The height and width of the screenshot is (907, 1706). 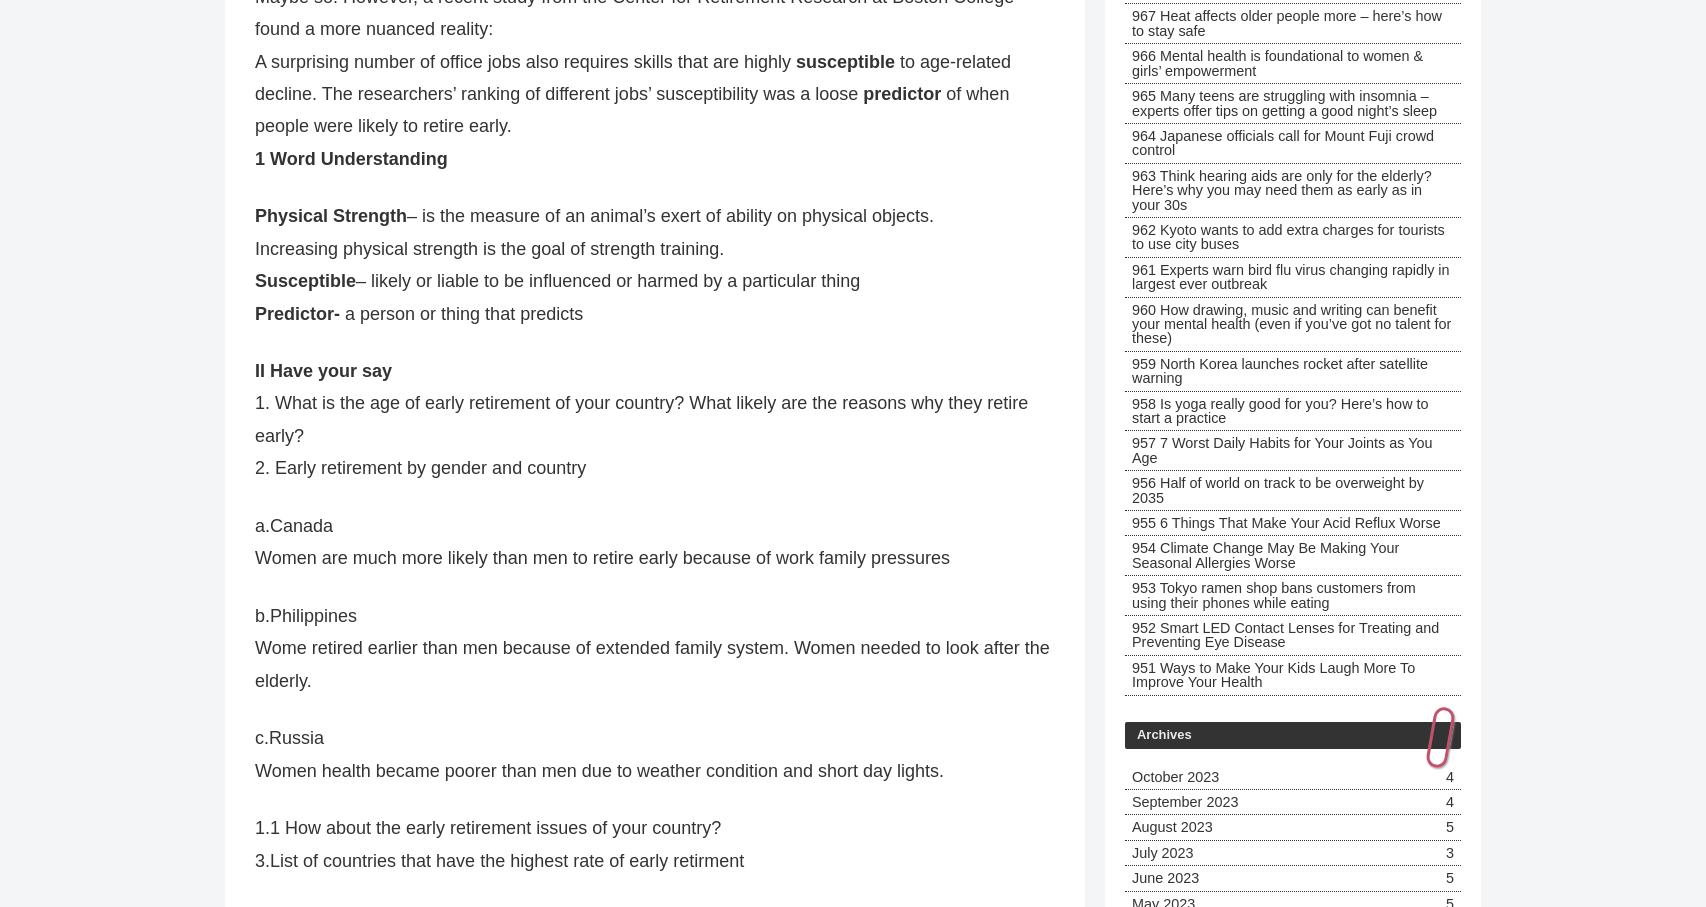 What do you see at coordinates (1284, 521) in the screenshot?
I see `'955  6 Things That Make Your Acid Reflux Worse'` at bounding box center [1284, 521].